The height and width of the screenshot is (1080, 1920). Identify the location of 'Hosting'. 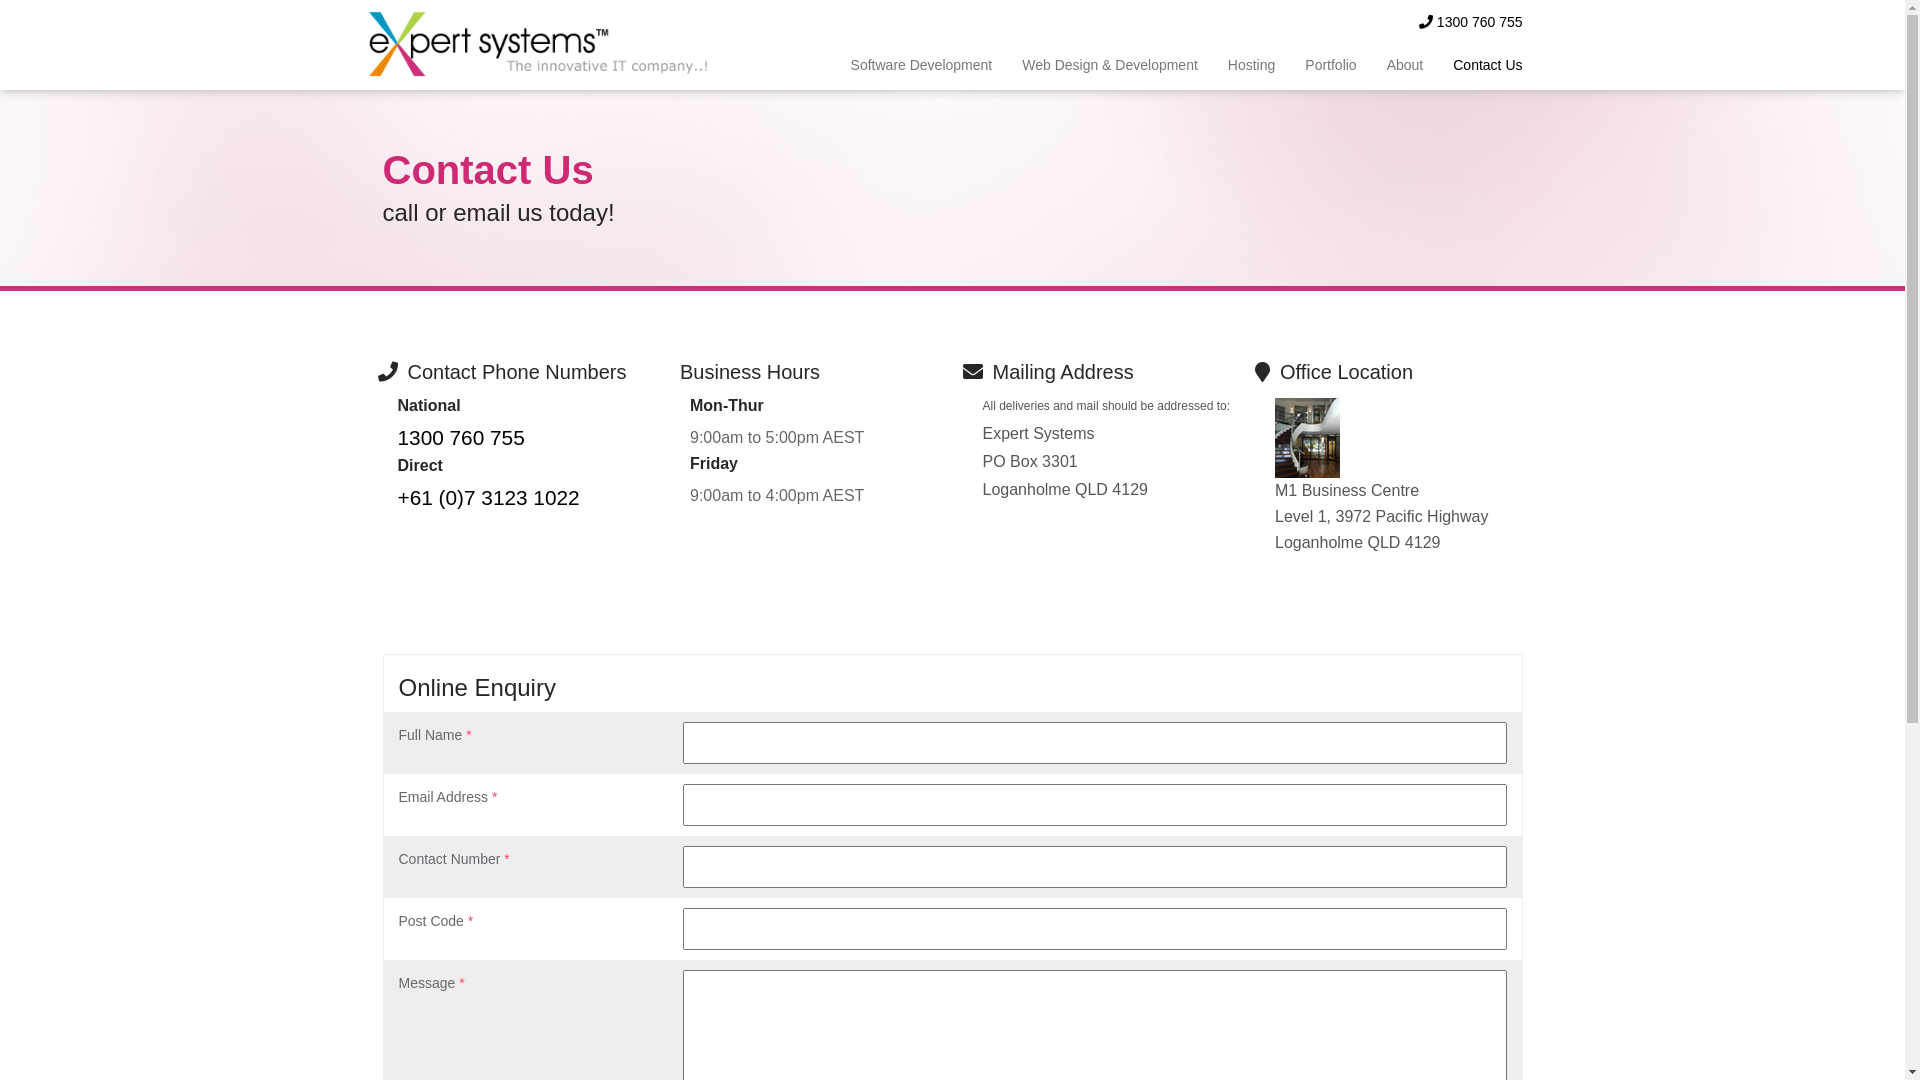
(1250, 64).